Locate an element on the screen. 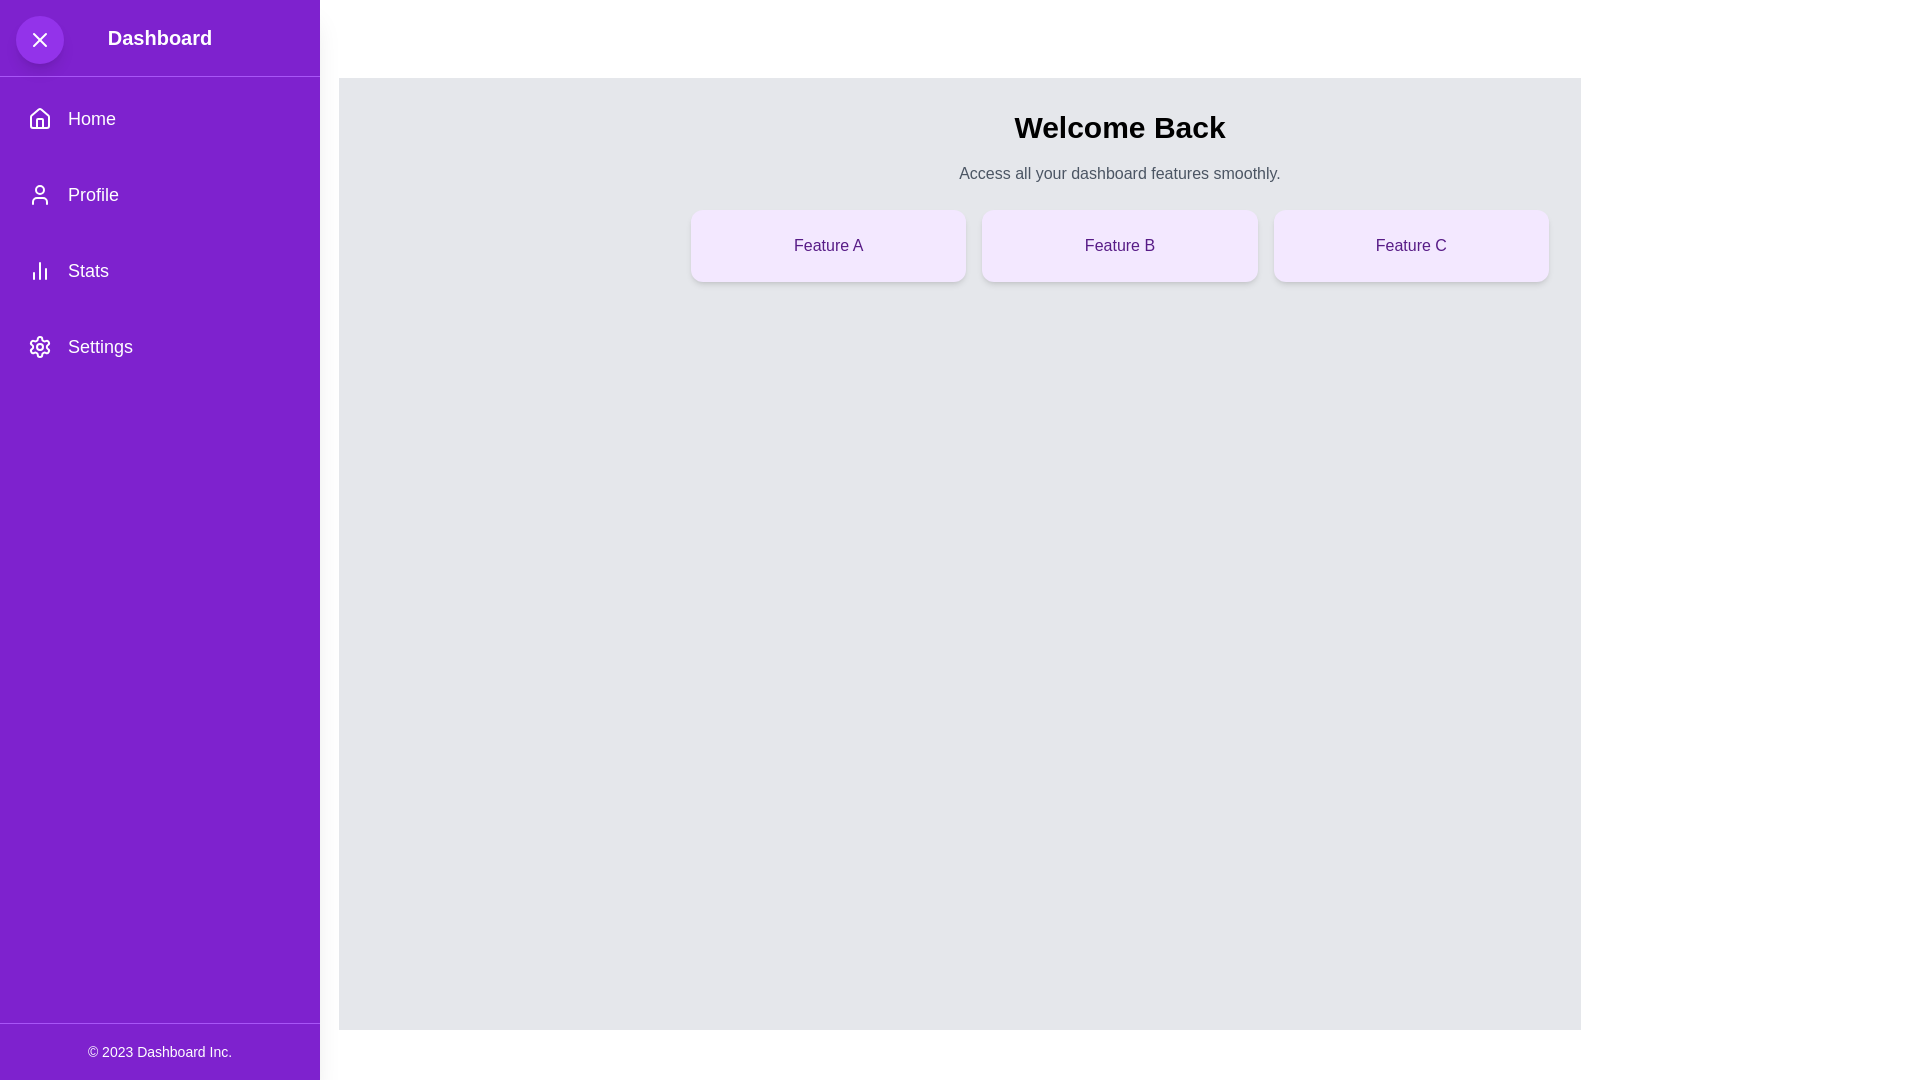 The height and width of the screenshot is (1080, 1920). the purple 'Settings' button with a gear icon on the left, located as the fourth item in the vertical menu on the left side of the interface for rapid navigation is located at coordinates (80, 346).